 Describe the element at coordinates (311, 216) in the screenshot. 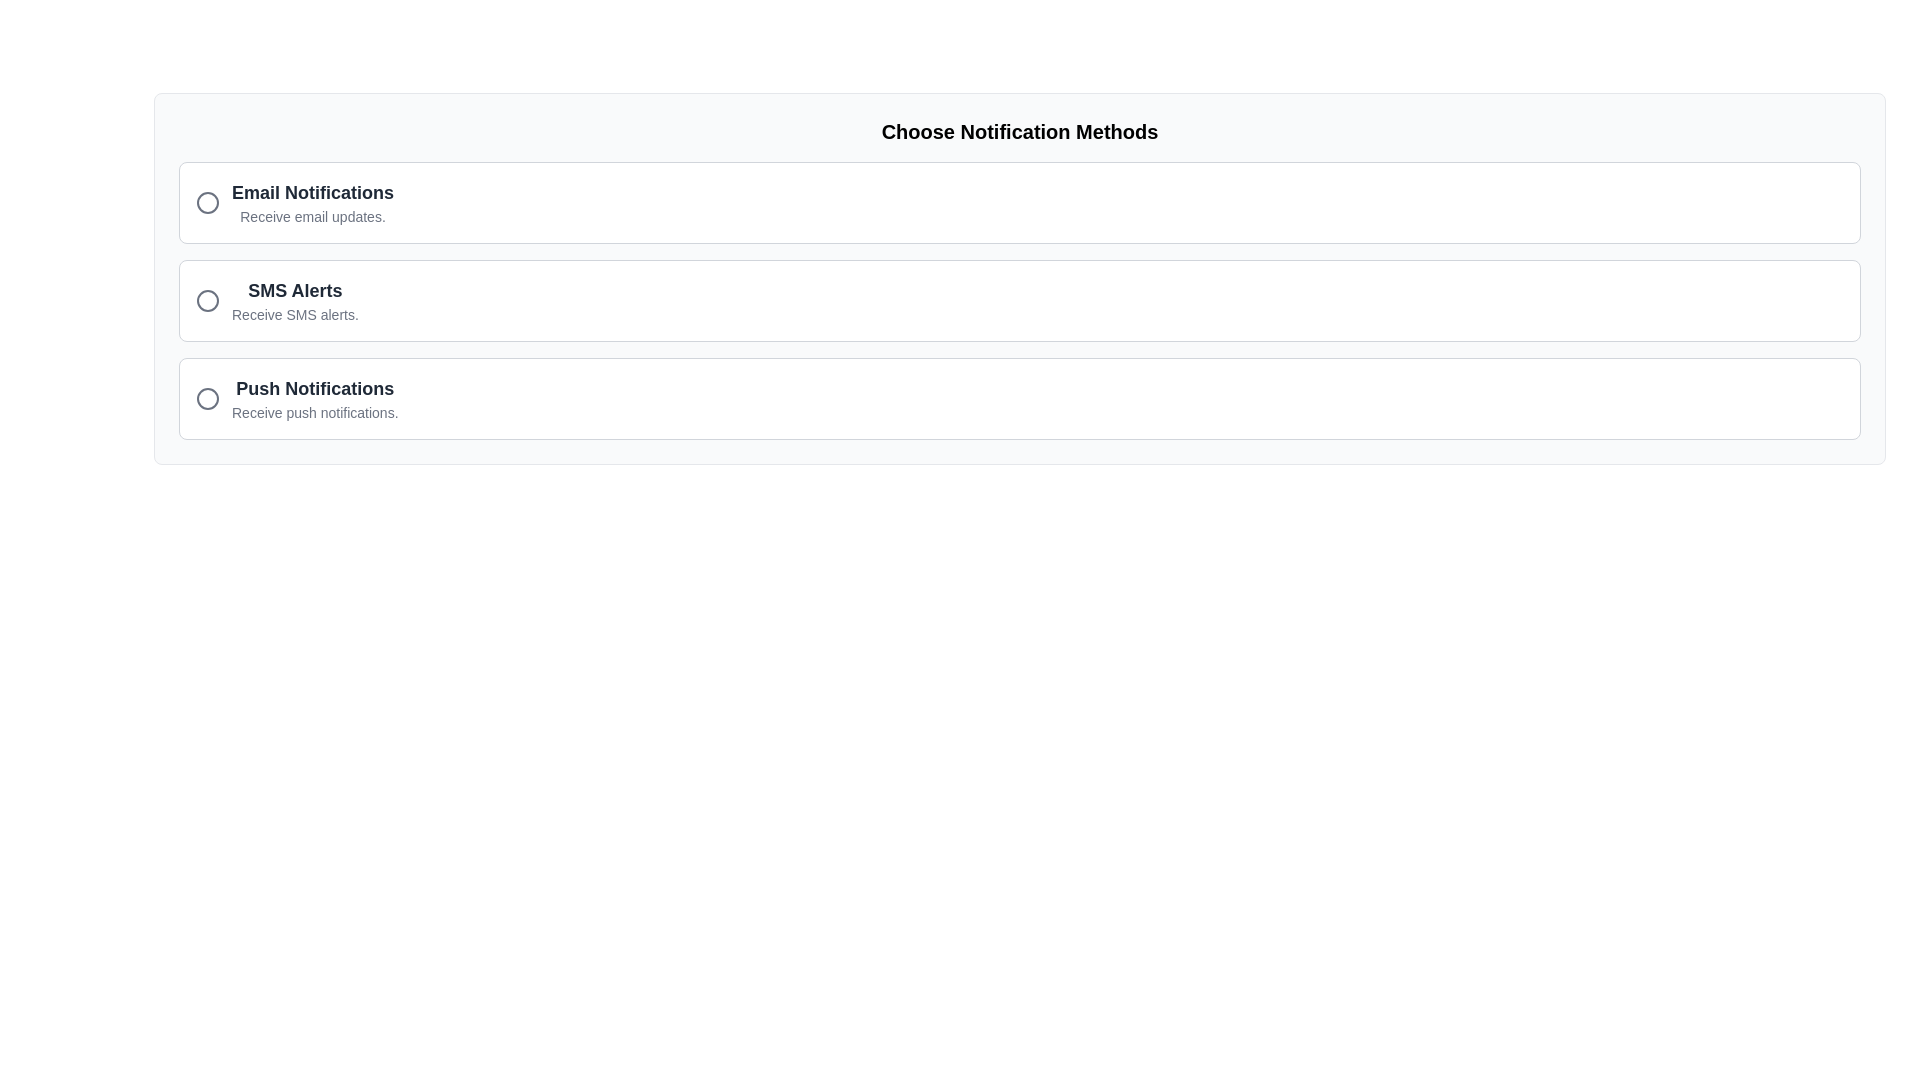

I see `the descriptive text element providing additional information about the 'Email Notifications' option, which is positioned directly beneath the title of the option` at that location.